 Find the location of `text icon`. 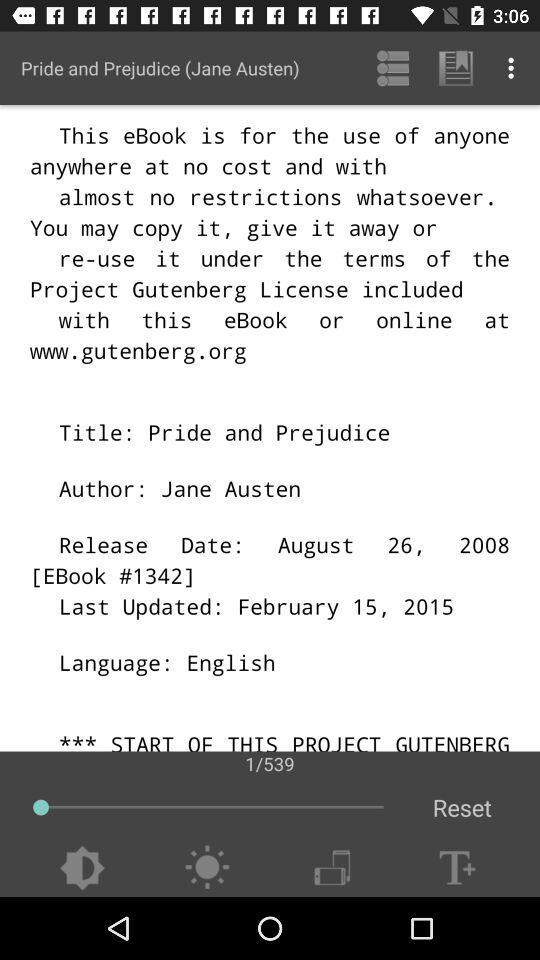

text icon is located at coordinates (457, 867).